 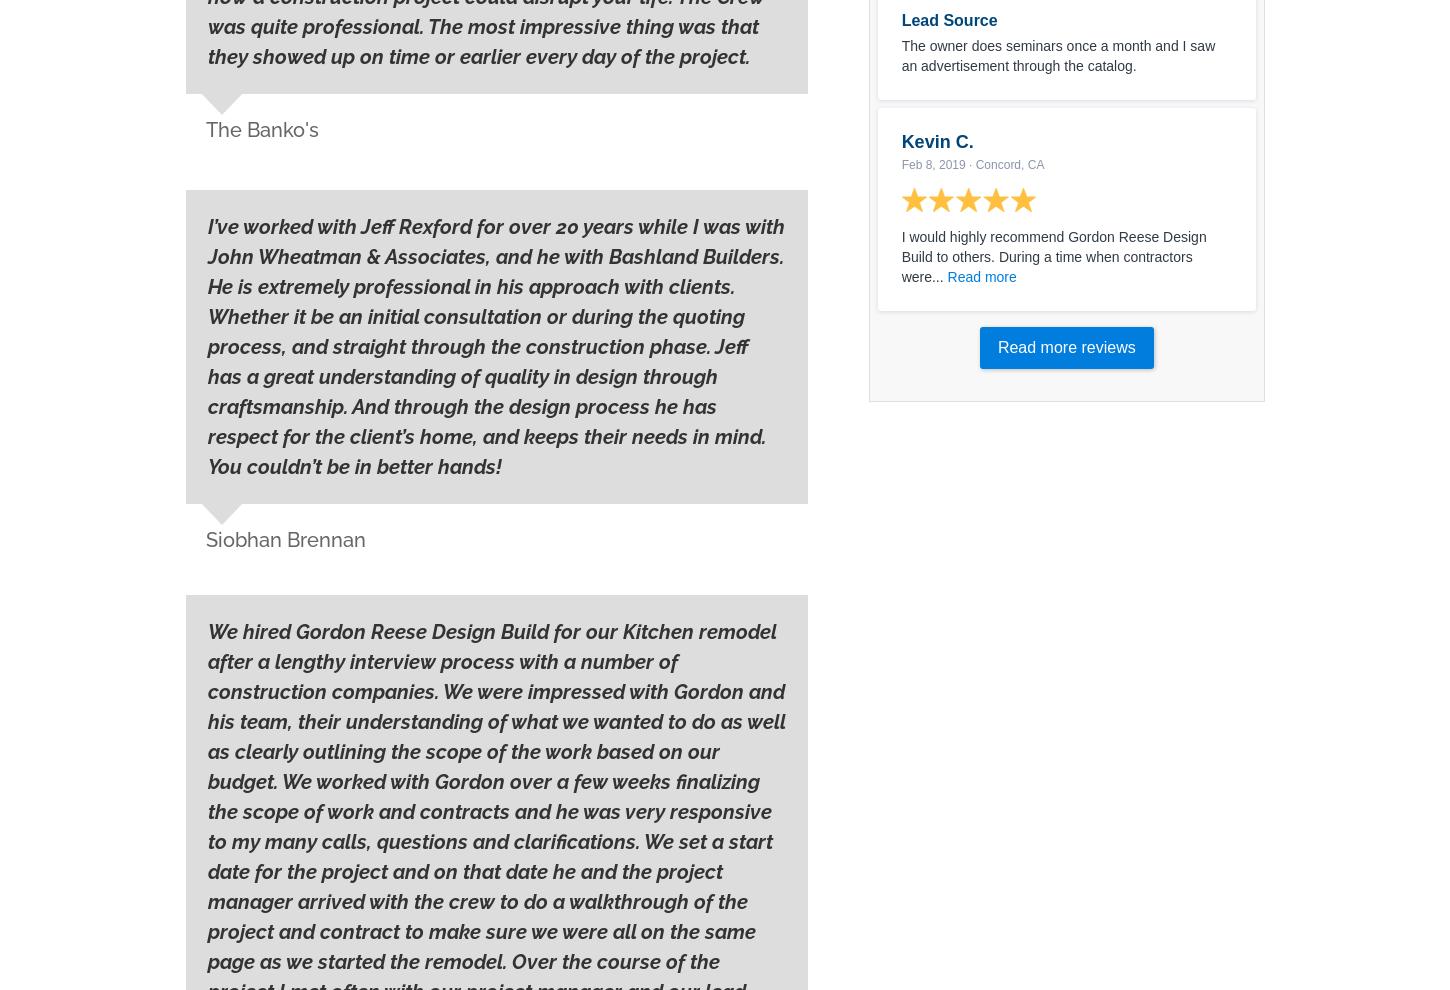 I want to click on '· Concord, CA', so click(x=1004, y=164).